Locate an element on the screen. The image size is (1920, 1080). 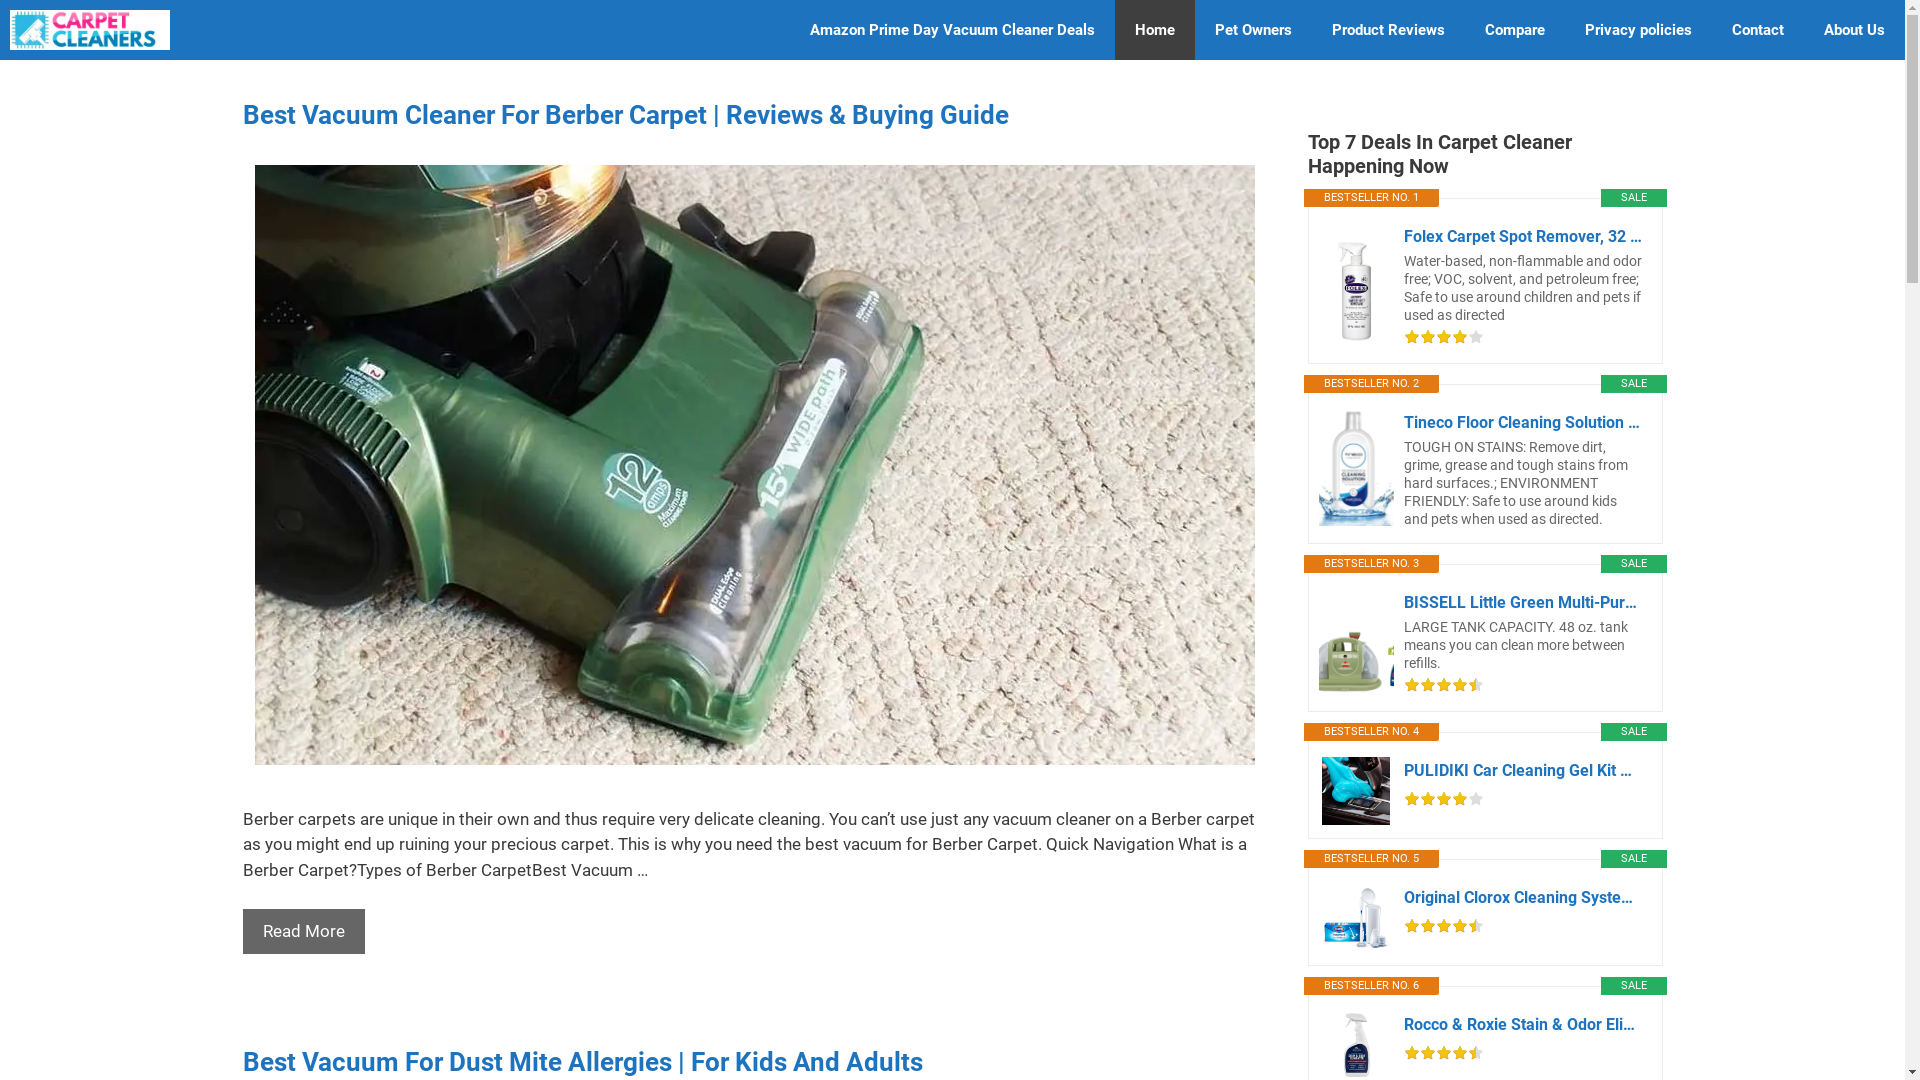
'Amazon Prime Day Vacuum Cleaner Deals' is located at coordinates (951, 30).